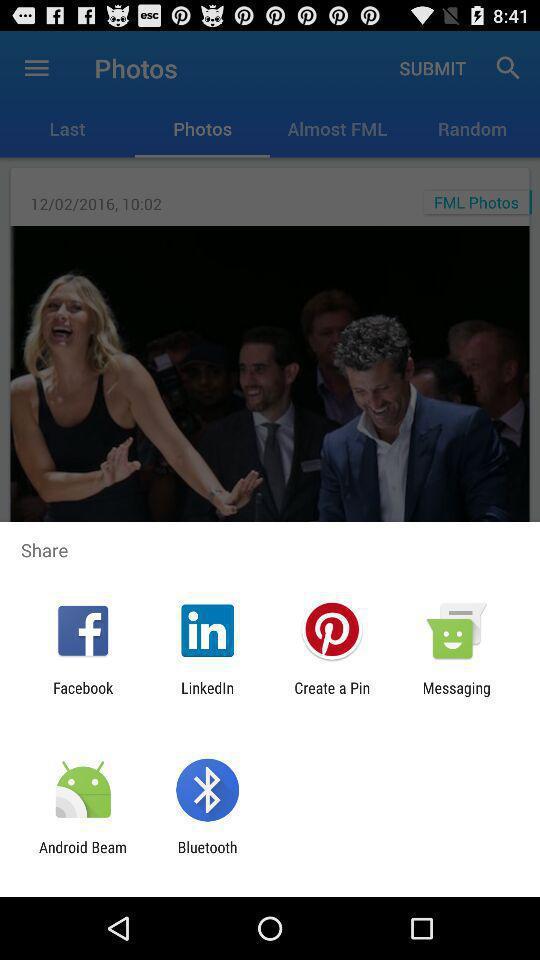  What do you see at coordinates (332, 696) in the screenshot?
I see `icon to the left of messaging app` at bounding box center [332, 696].